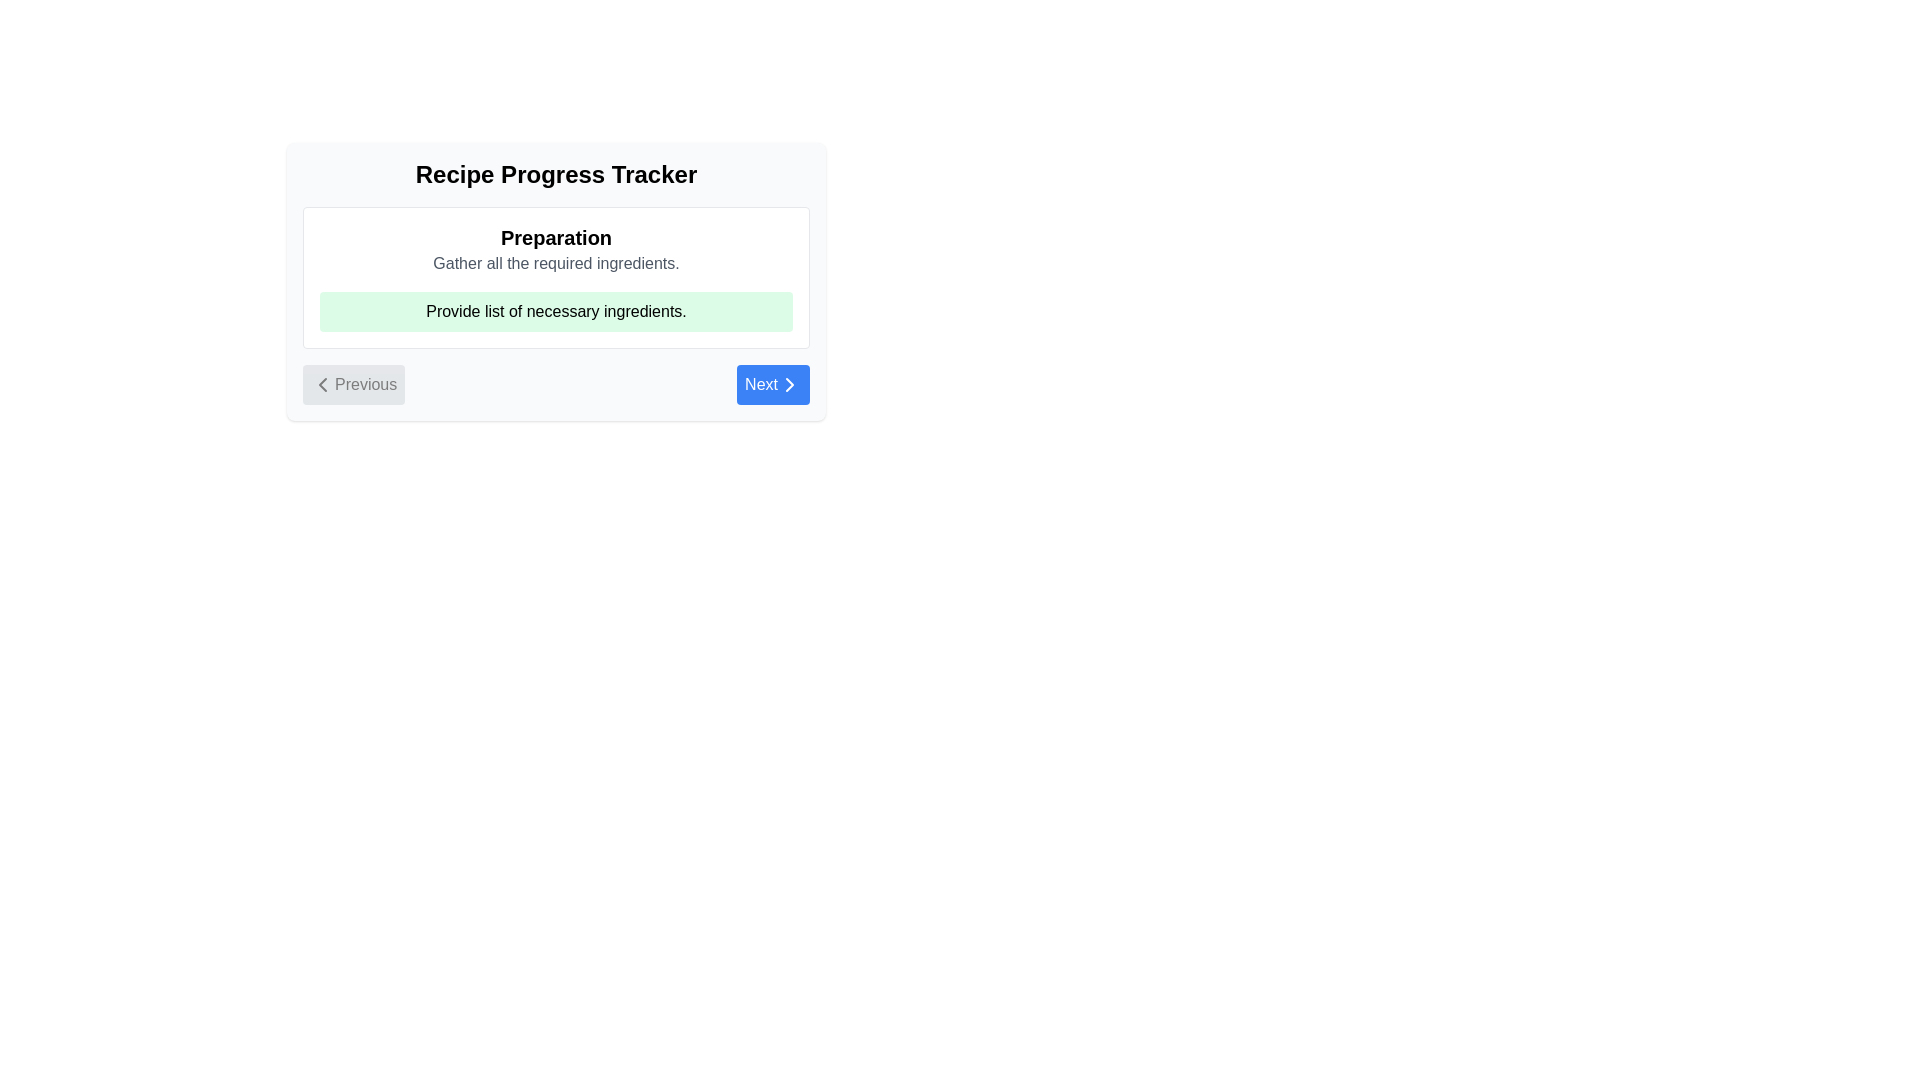  I want to click on instructional section titled 'Preparation' that contains the text 'Gather all the required ingredients.' and 'Provide list of necessary ingredients.', so click(556, 277).